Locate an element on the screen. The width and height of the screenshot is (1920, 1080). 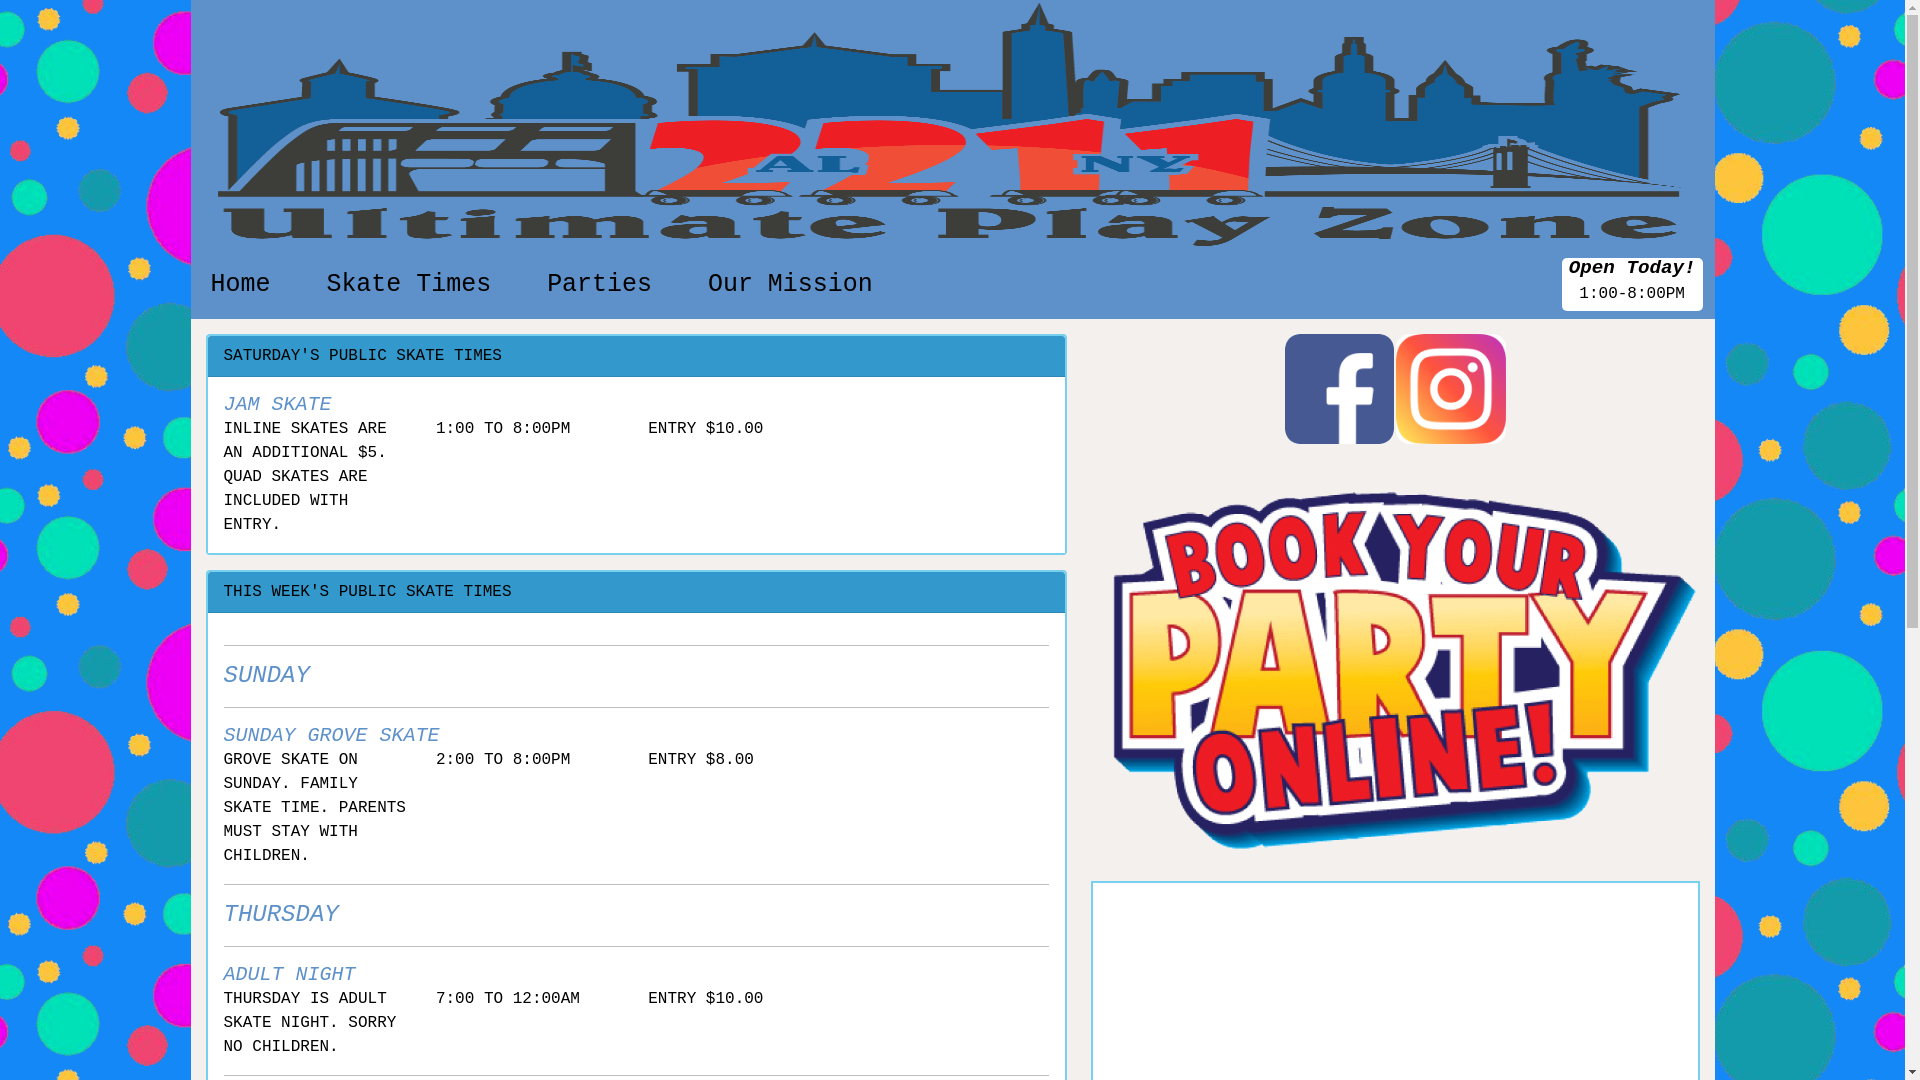
'Our Mission' is located at coordinates (789, 284).